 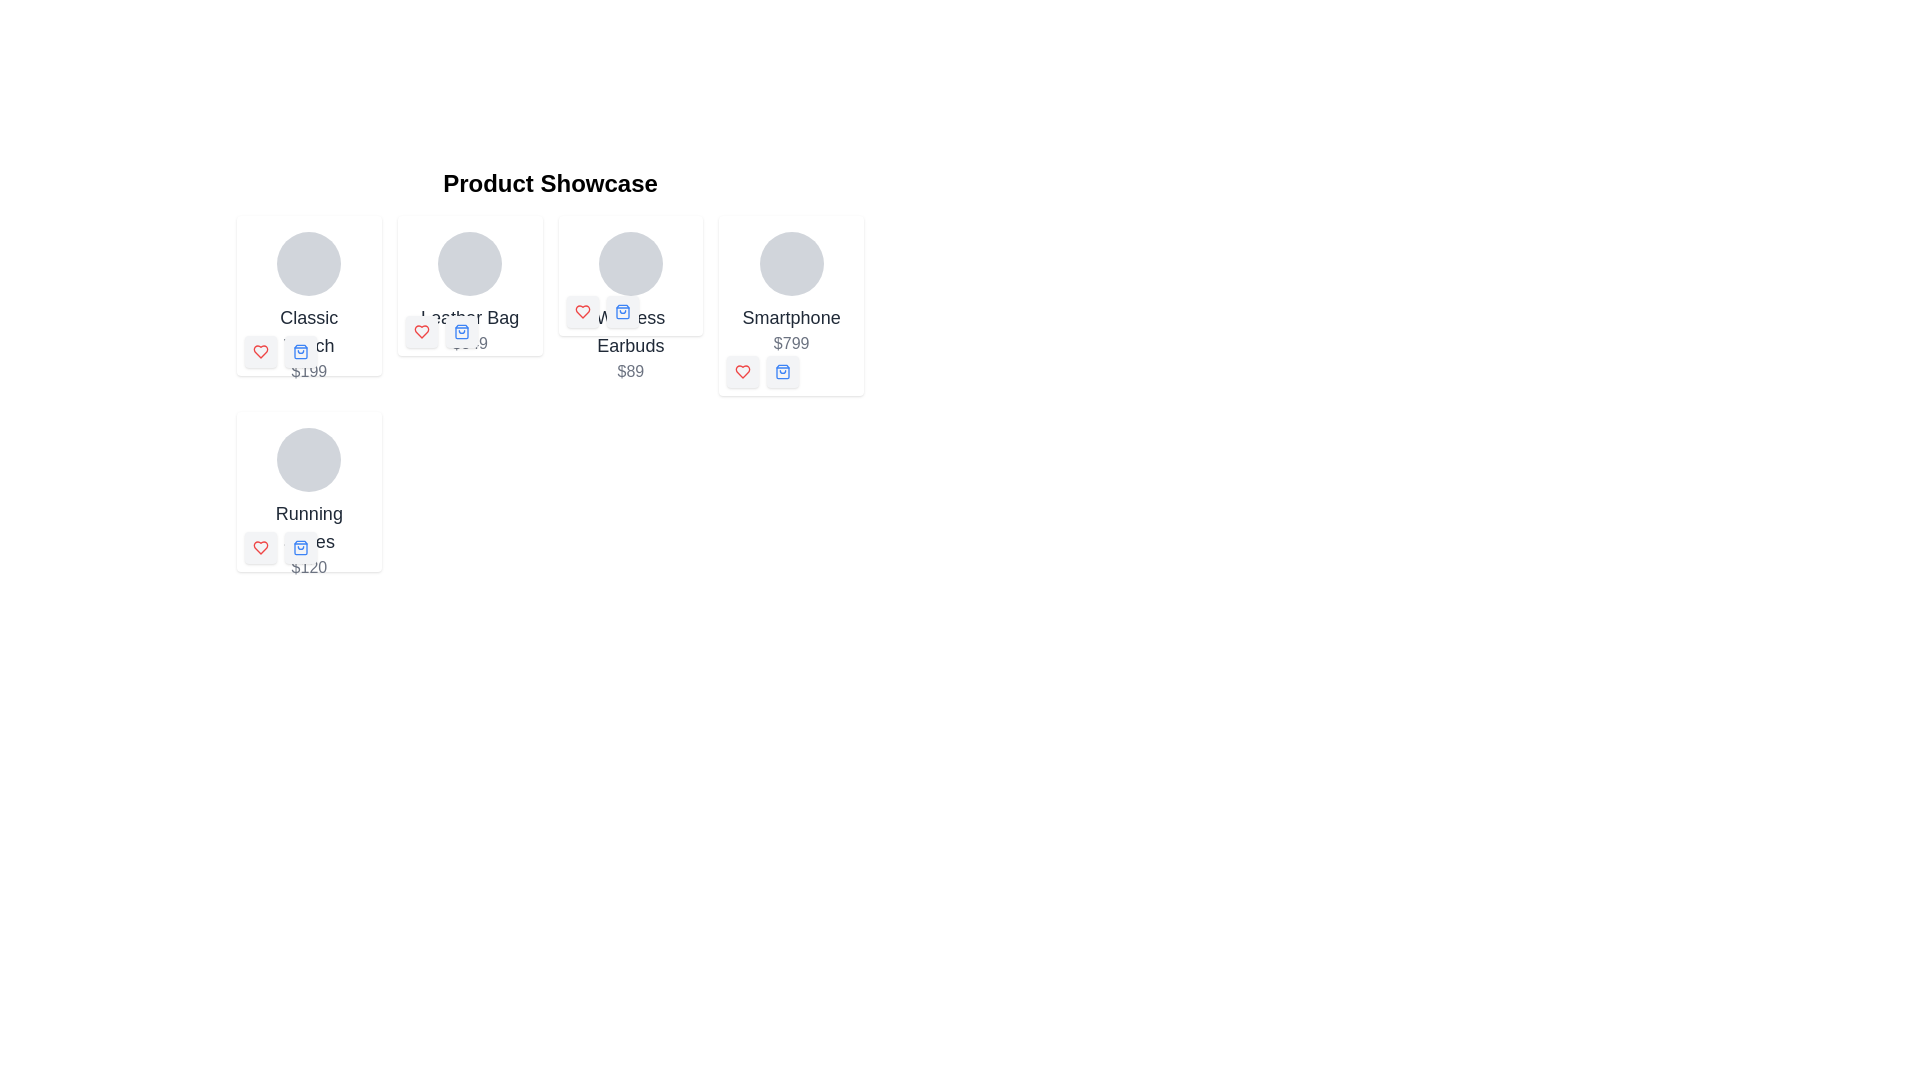 What do you see at coordinates (629, 371) in the screenshot?
I see `the price label displaying '$89' in gray font, which is located below the 'Wireless Earbuds' text` at bounding box center [629, 371].